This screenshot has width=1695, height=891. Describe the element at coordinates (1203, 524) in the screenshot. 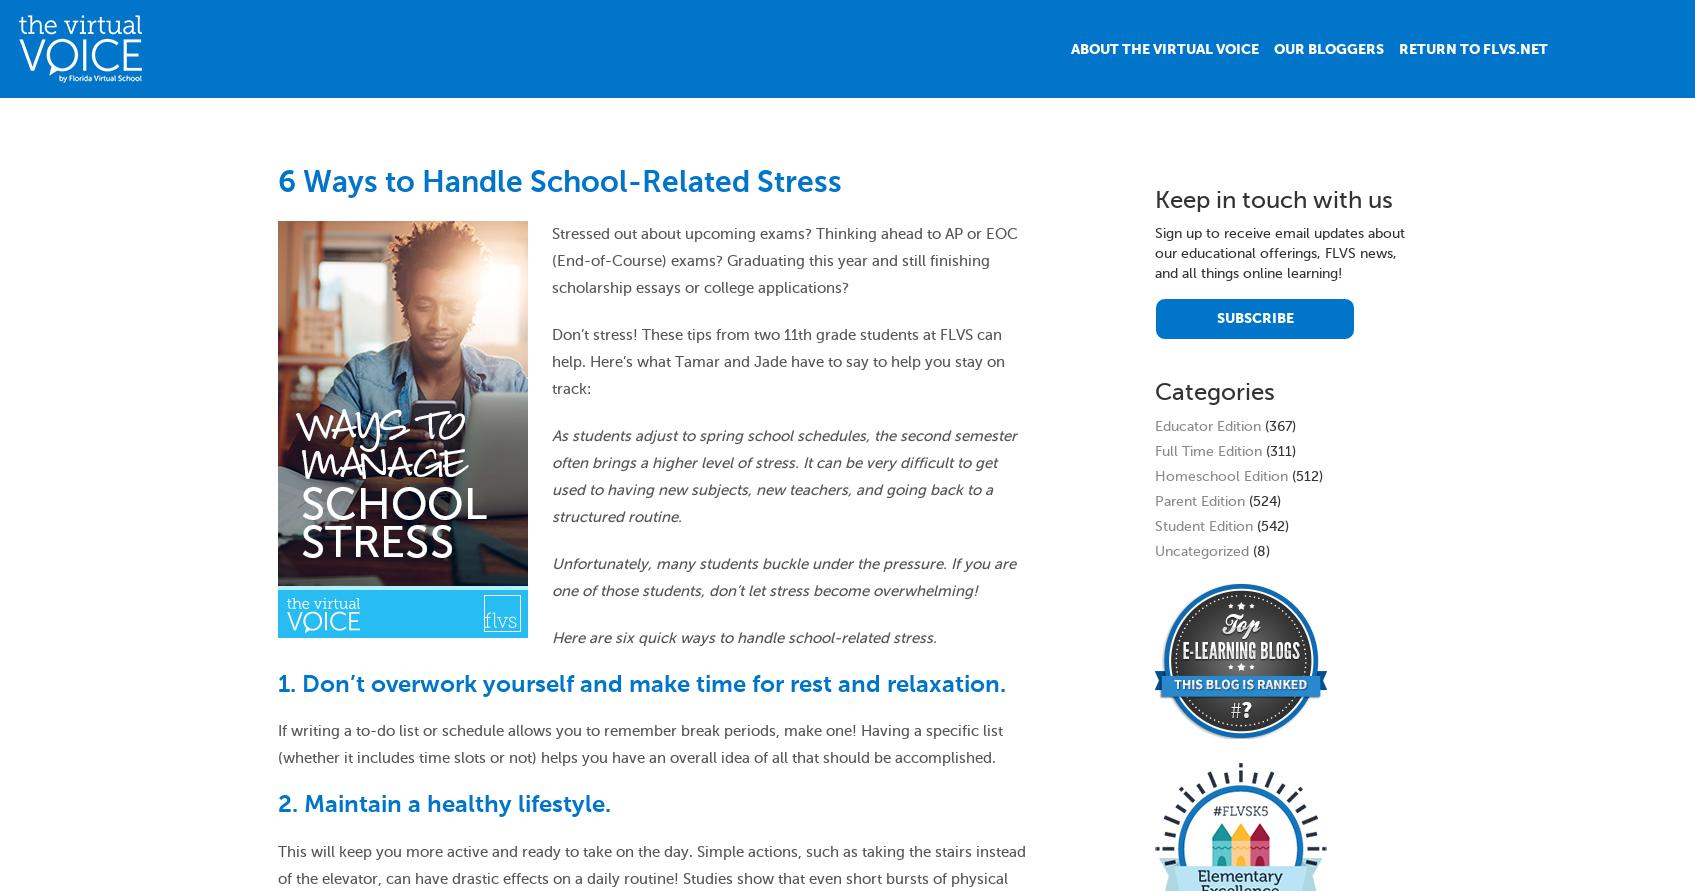

I see `'Student Edition'` at that location.